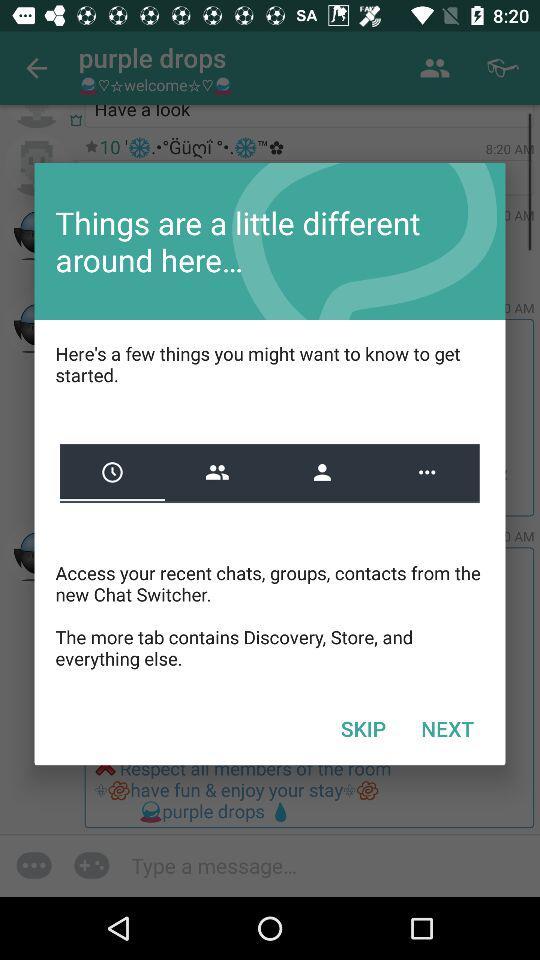  Describe the element at coordinates (447, 727) in the screenshot. I see `the icon to the right of skip` at that location.